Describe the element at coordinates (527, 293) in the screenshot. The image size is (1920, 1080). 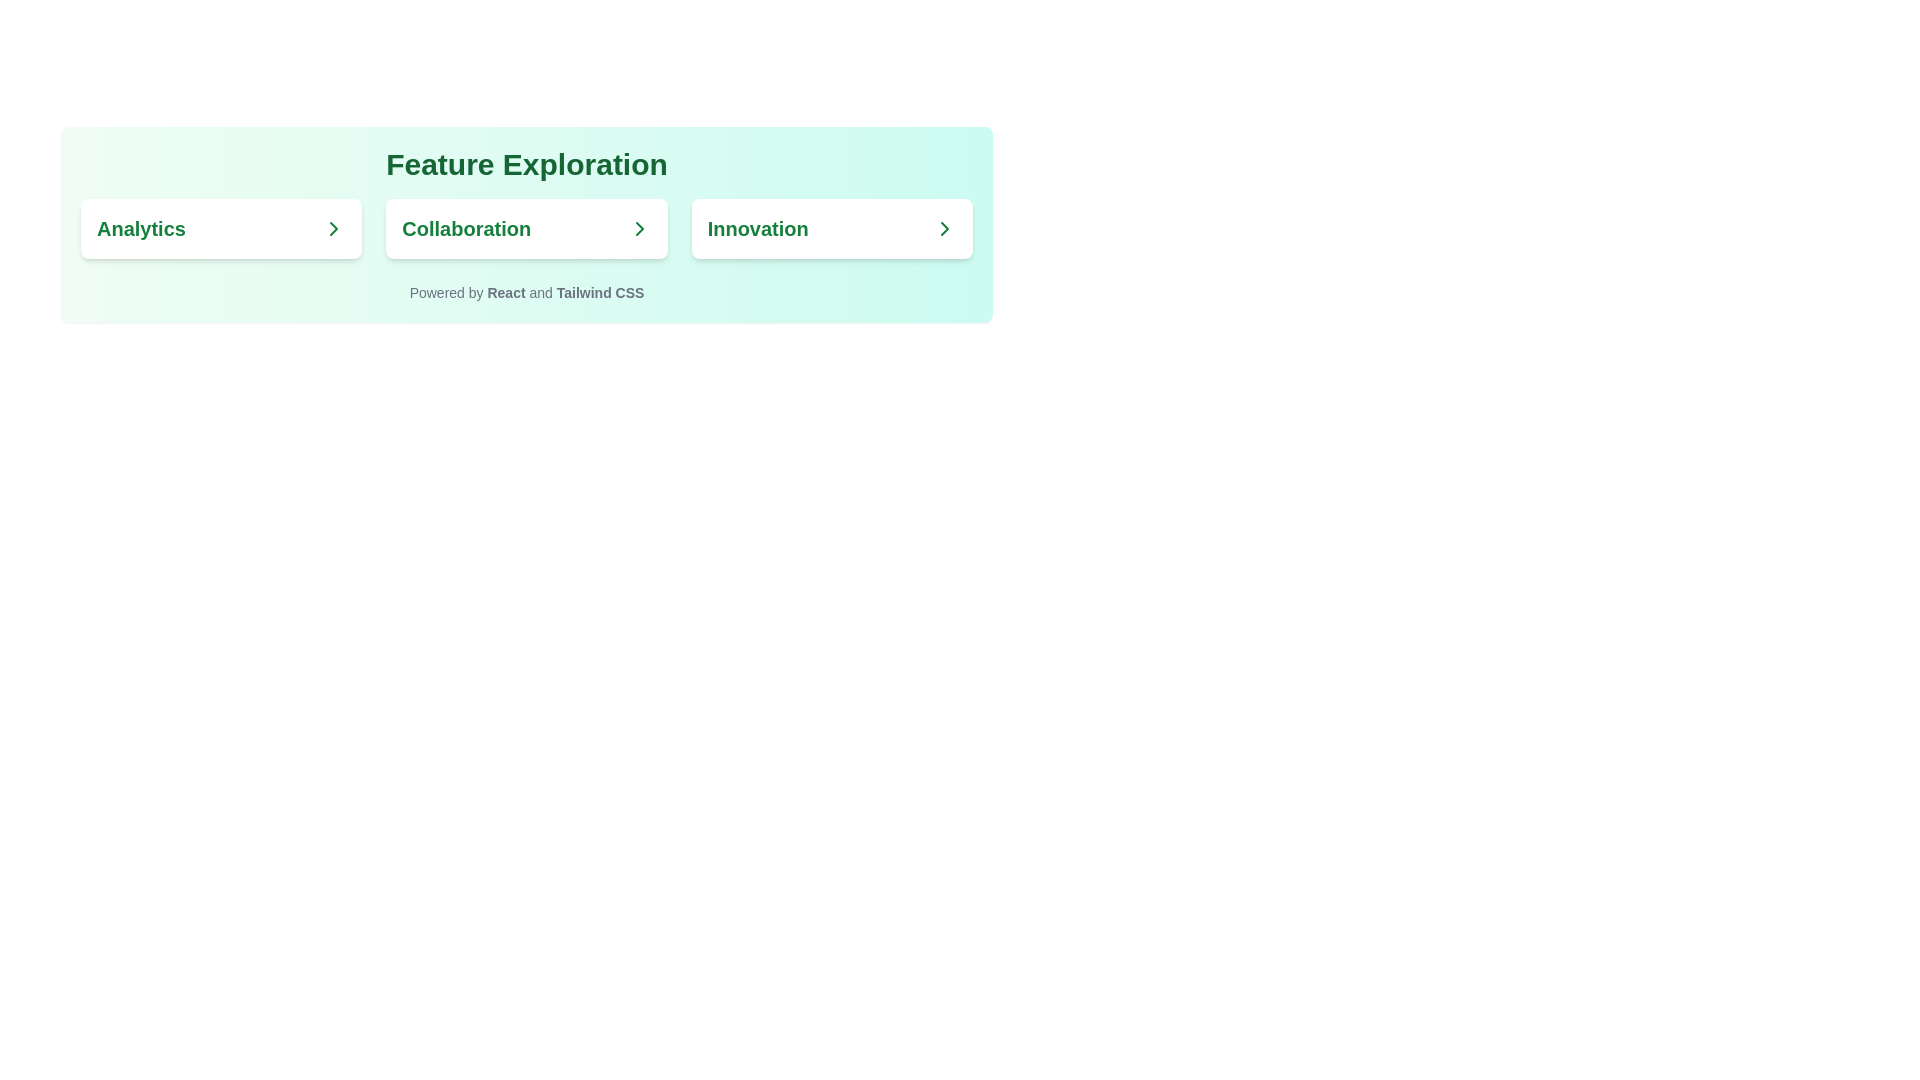
I see `text from the horizontal text block labeled 'Powered by React and Tailwind CSS', which is styled with a small font size and gray color, positioned below the main features 'Analytics', 'Collaboration', and 'Innovation'` at that location.